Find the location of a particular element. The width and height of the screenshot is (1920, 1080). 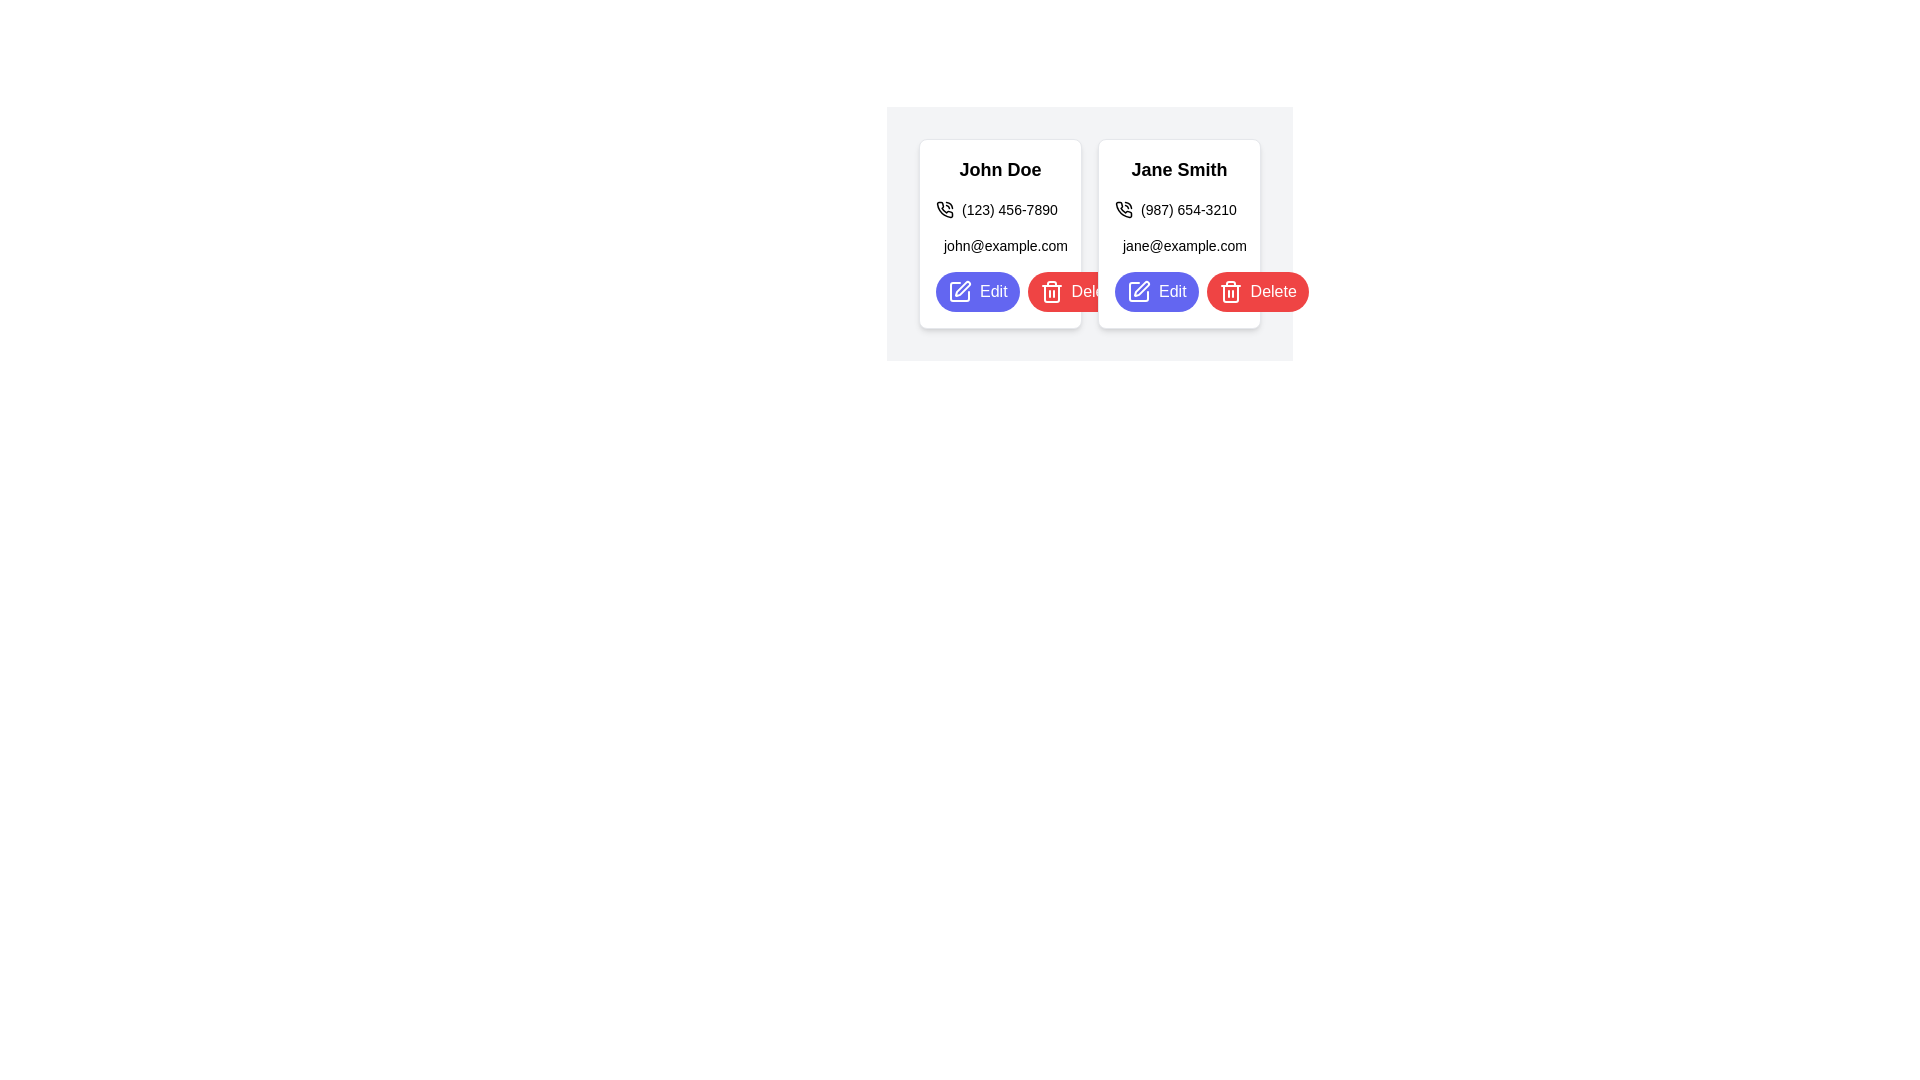

the pencil icon representing the 'Edit' action, located on the right-hand side of the 'Edit' button near John Doe's contact information is located at coordinates (963, 289).